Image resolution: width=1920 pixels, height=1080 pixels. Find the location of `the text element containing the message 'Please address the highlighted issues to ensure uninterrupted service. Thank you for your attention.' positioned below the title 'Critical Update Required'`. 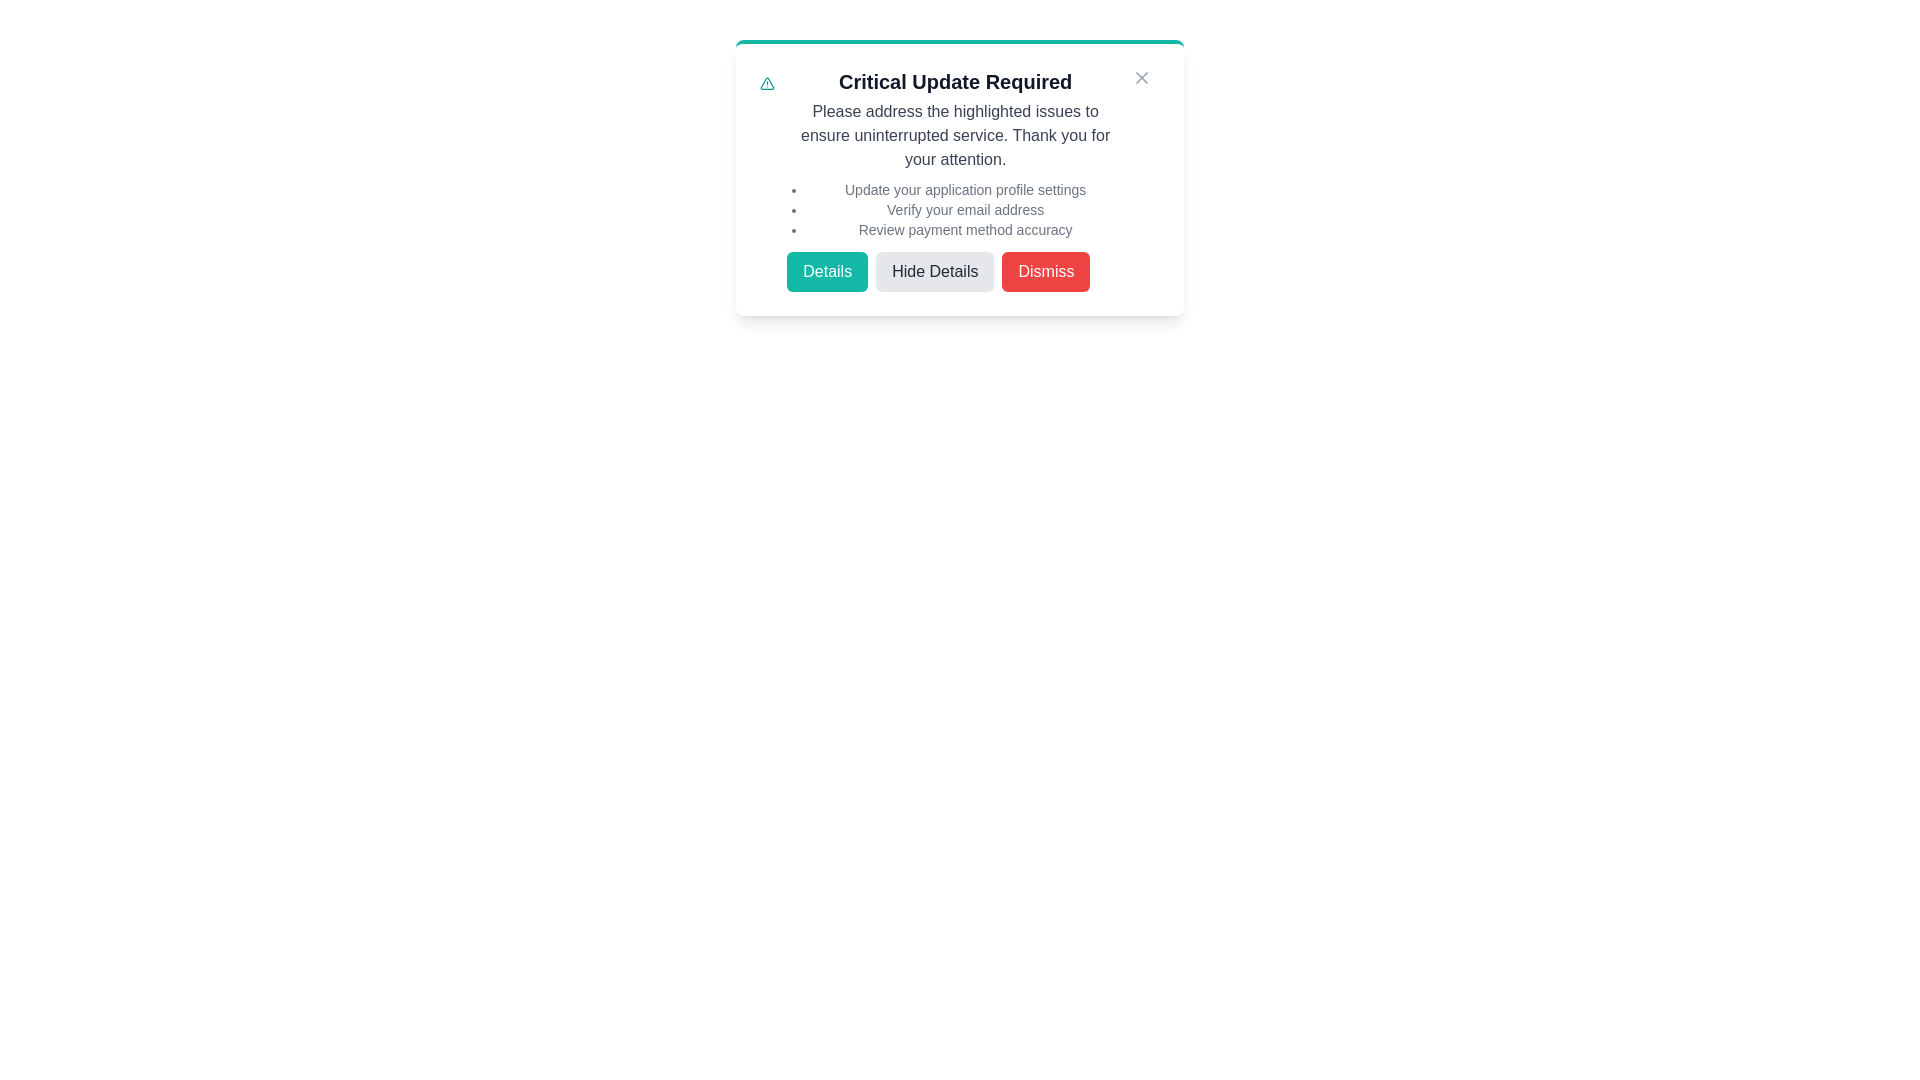

the text element containing the message 'Please address the highlighted issues to ensure uninterrupted service. Thank you for your attention.' positioned below the title 'Critical Update Required' is located at coordinates (954, 135).